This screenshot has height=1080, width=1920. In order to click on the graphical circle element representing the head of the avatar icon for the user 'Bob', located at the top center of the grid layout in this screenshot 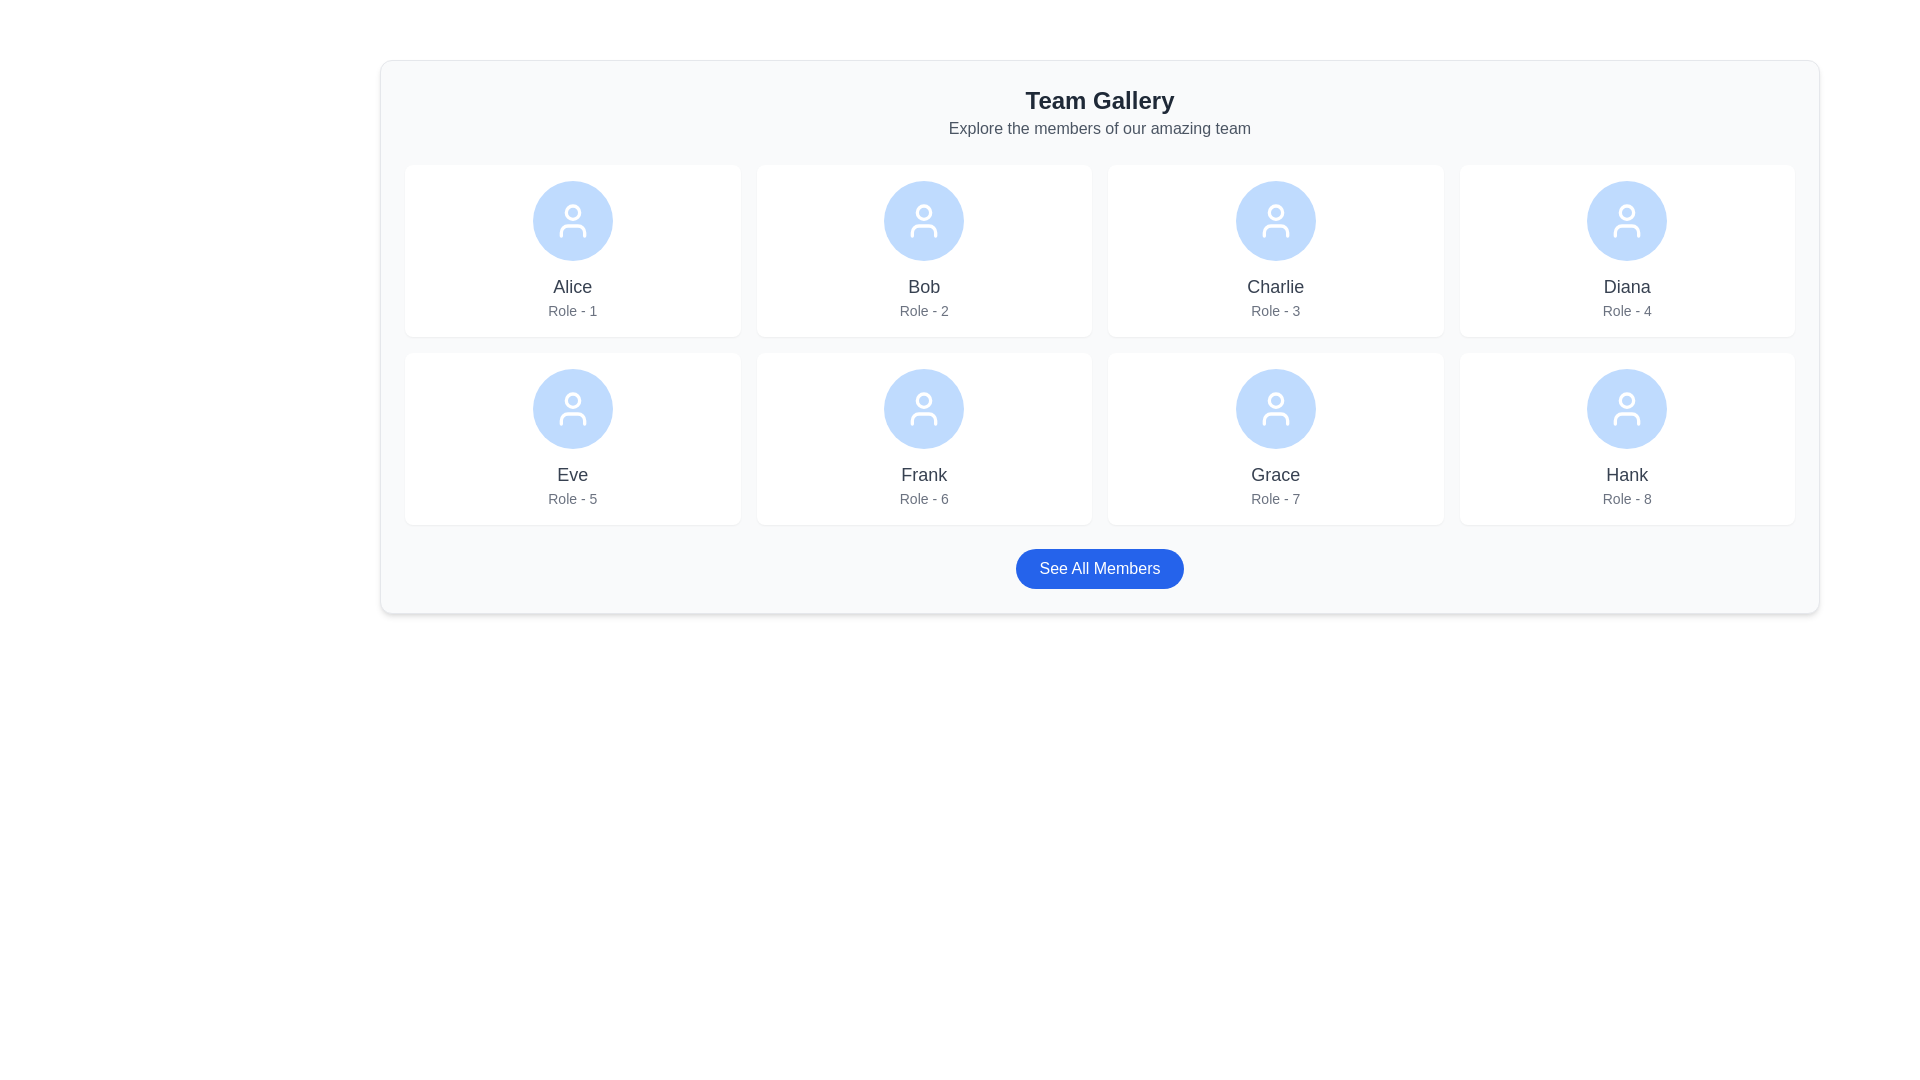, I will do `click(923, 212)`.